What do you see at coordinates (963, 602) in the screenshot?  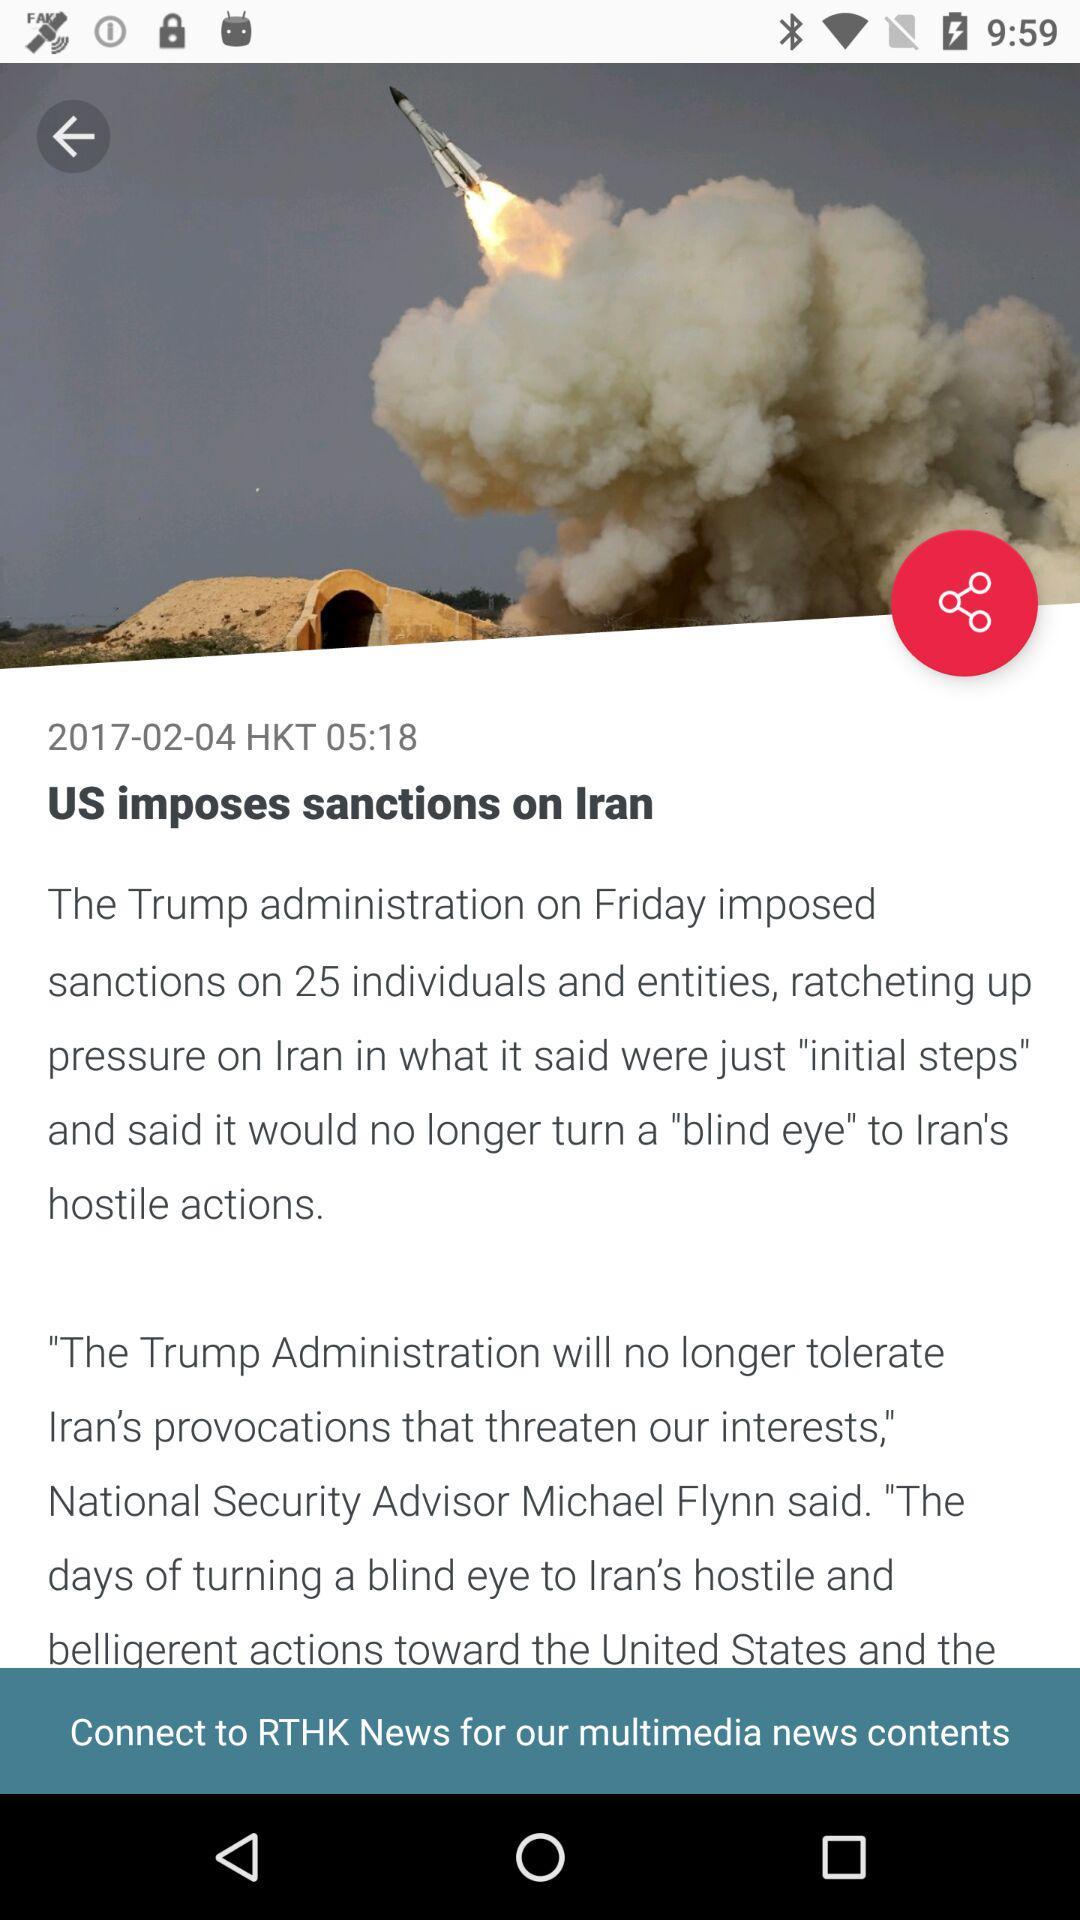 I see `the share icon` at bounding box center [963, 602].